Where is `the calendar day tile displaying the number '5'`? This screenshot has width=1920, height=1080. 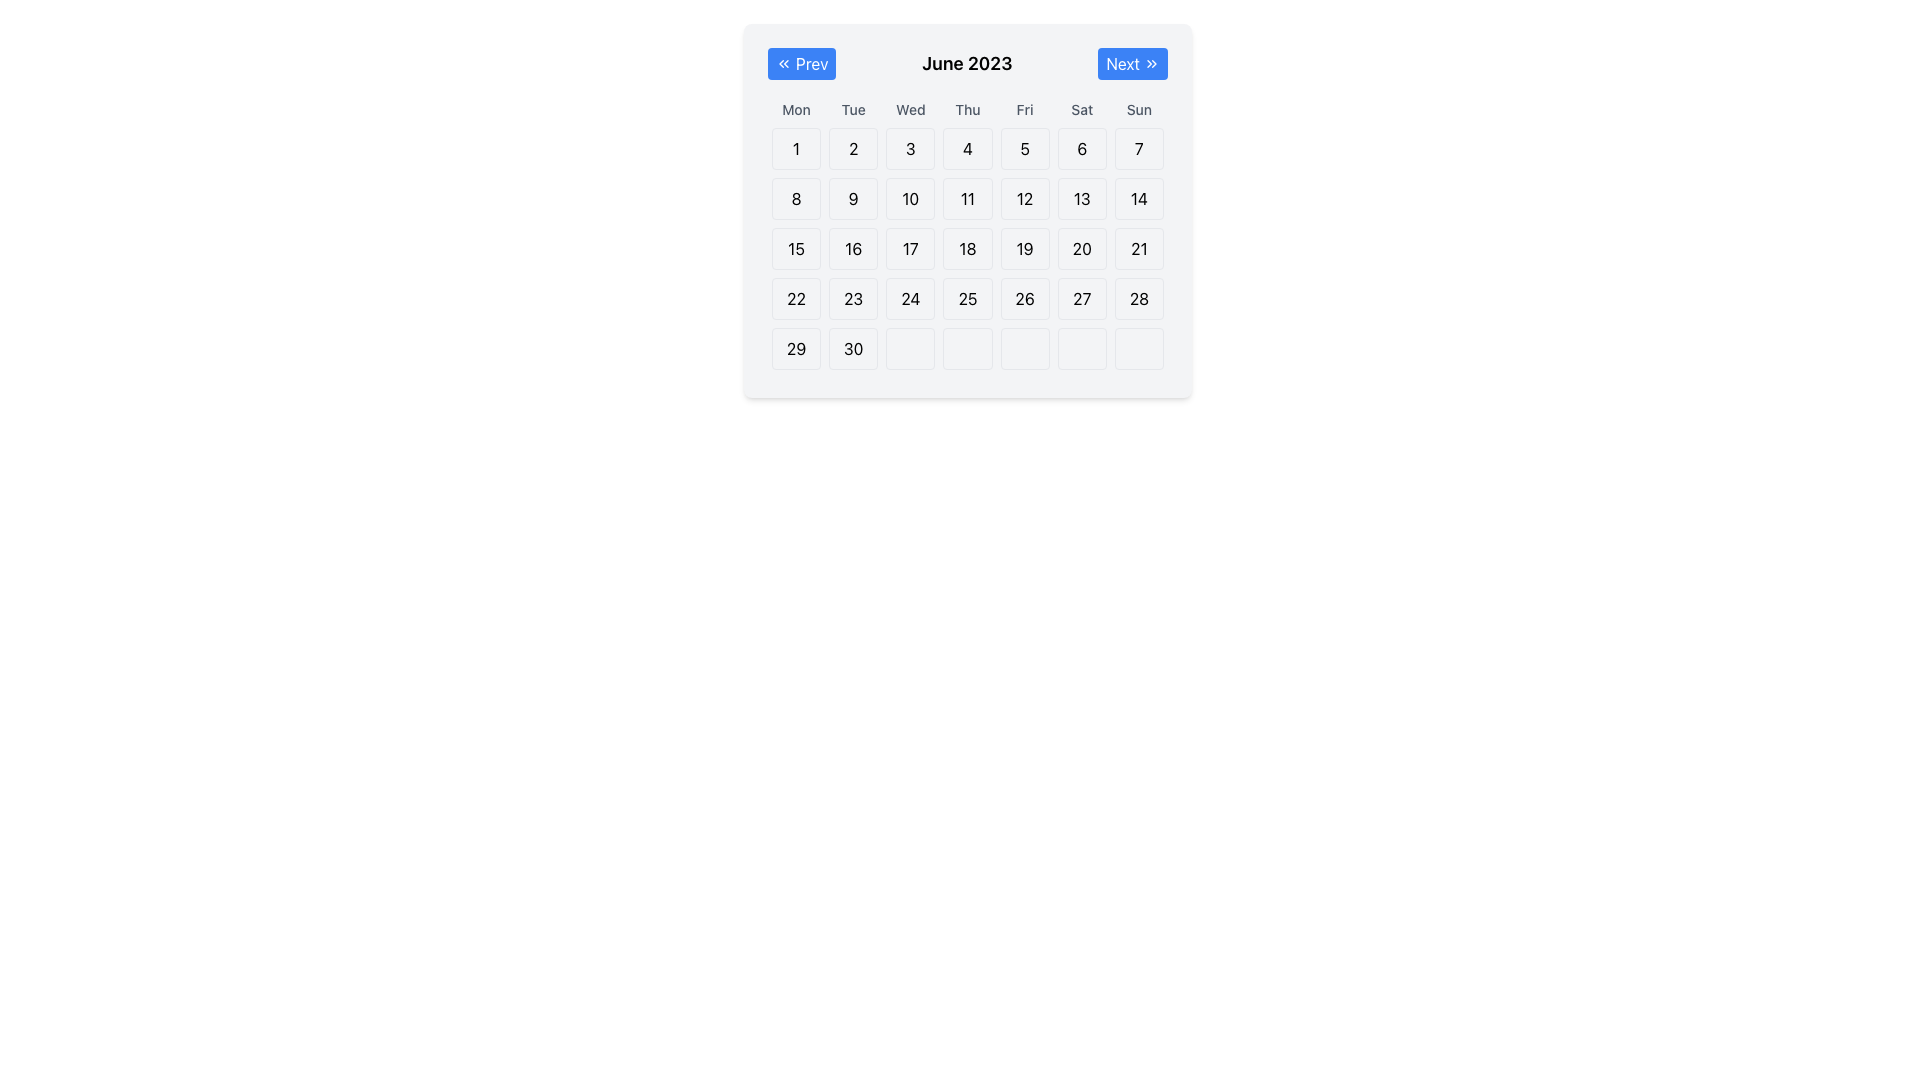
the calendar day tile displaying the number '5' is located at coordinates (1025, 148).